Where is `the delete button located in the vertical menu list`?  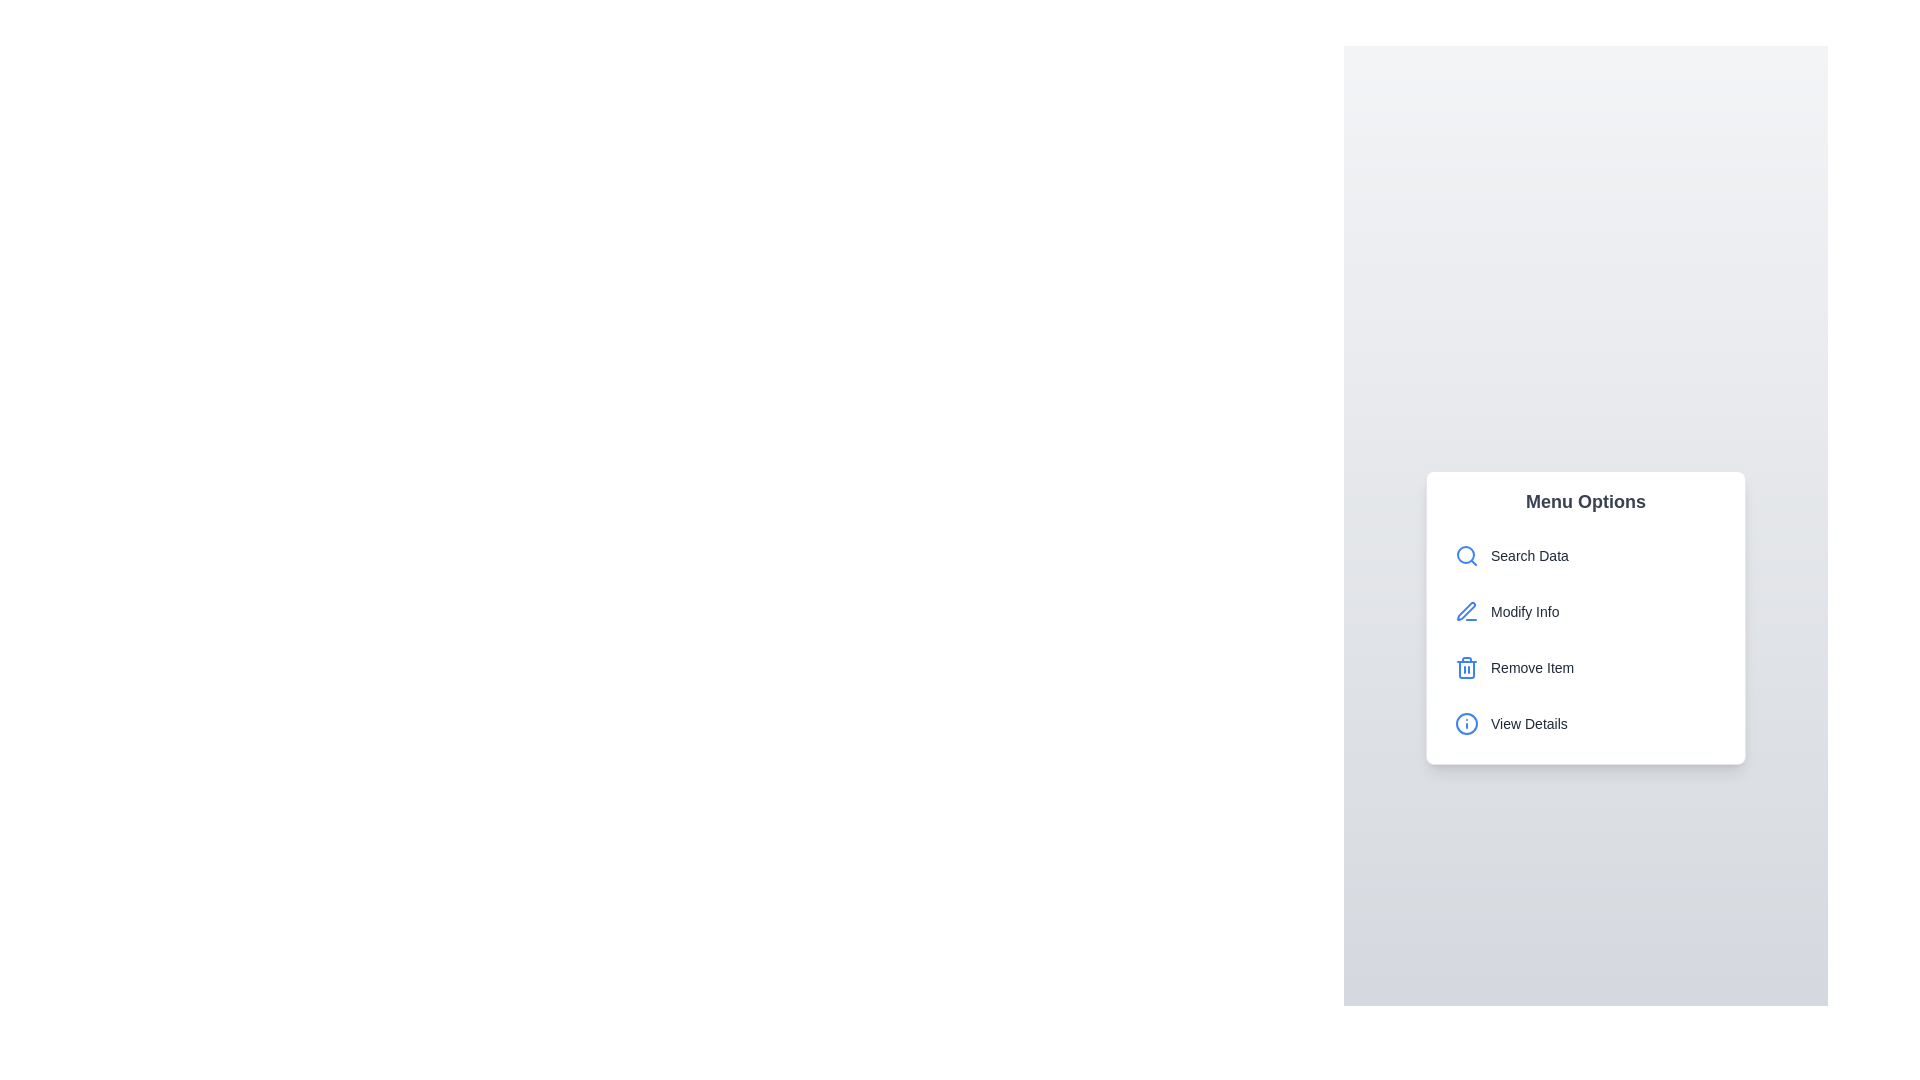
the delete button located in the vertical menu list is located at coordinates (1584, 667).